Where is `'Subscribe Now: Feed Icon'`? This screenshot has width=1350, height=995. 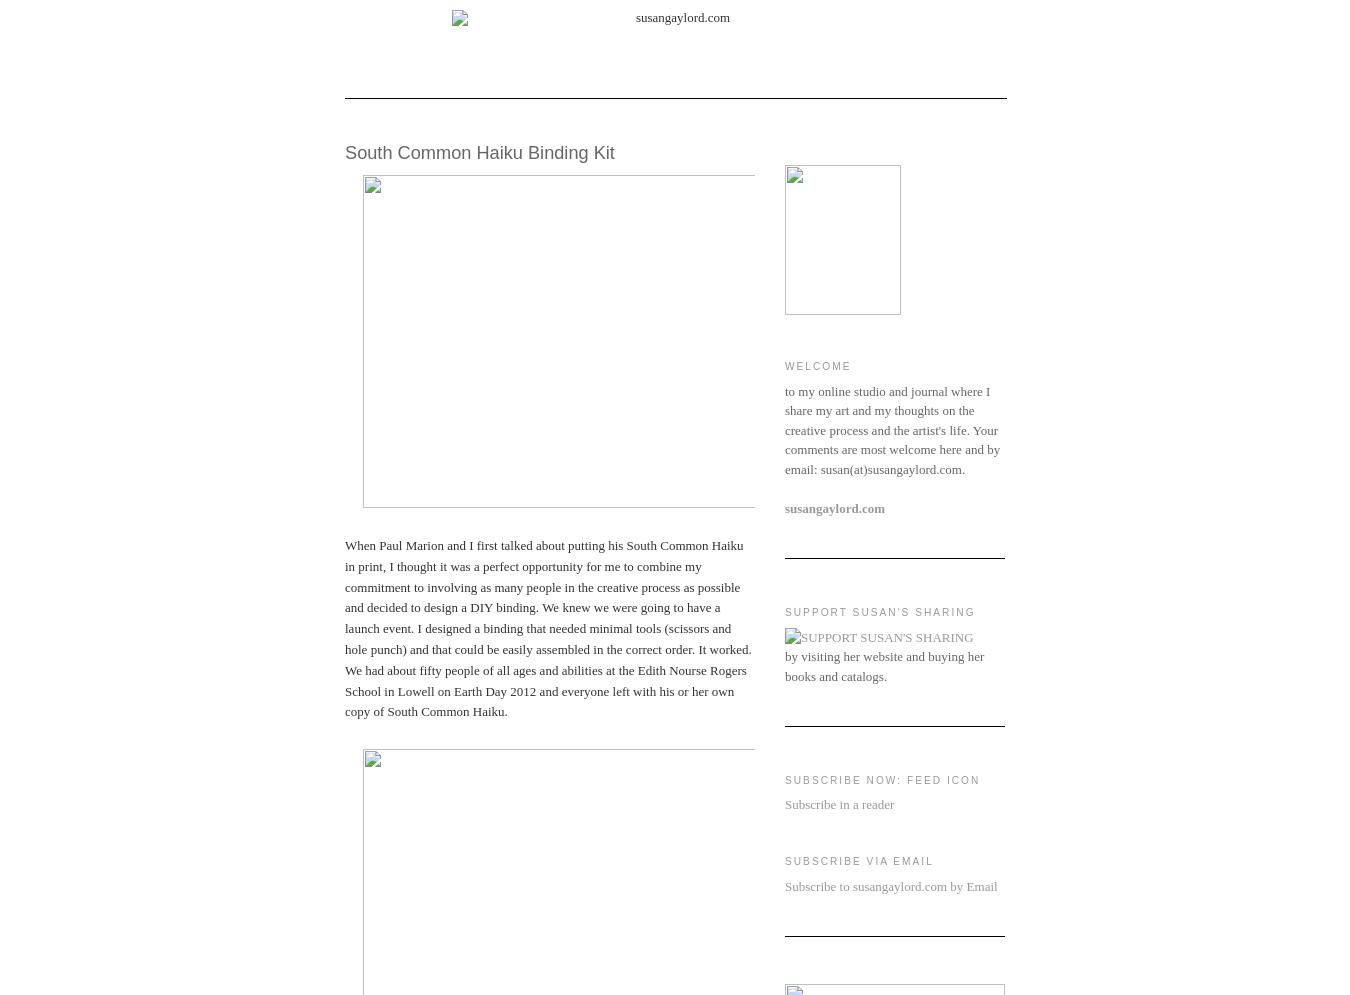 'Subscribe Now: Feed Icon' is located at coordinates (784, 779).